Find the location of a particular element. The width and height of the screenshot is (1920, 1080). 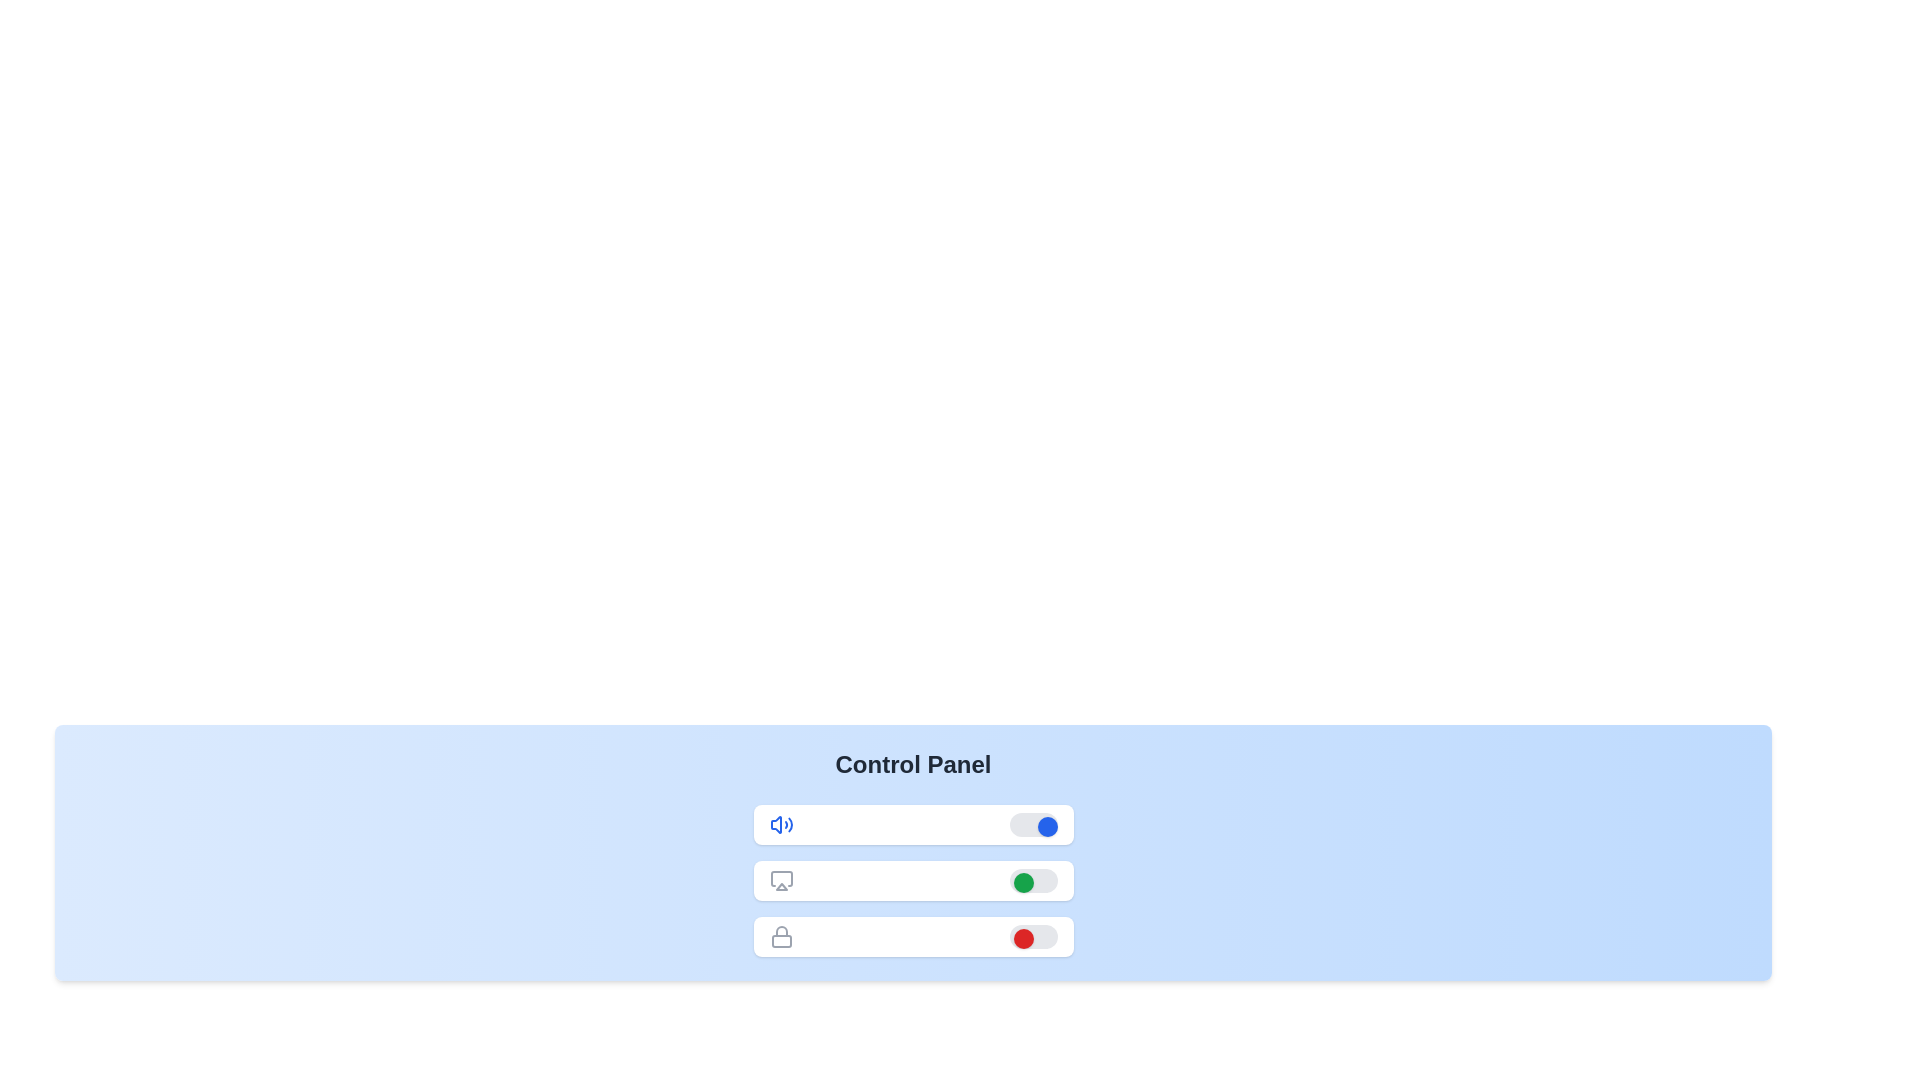

the decorative vector graphic component that is part of the lock icon in the third row of the control panel, located near the red-colored toggle switch is located at coordinates (780, 941).